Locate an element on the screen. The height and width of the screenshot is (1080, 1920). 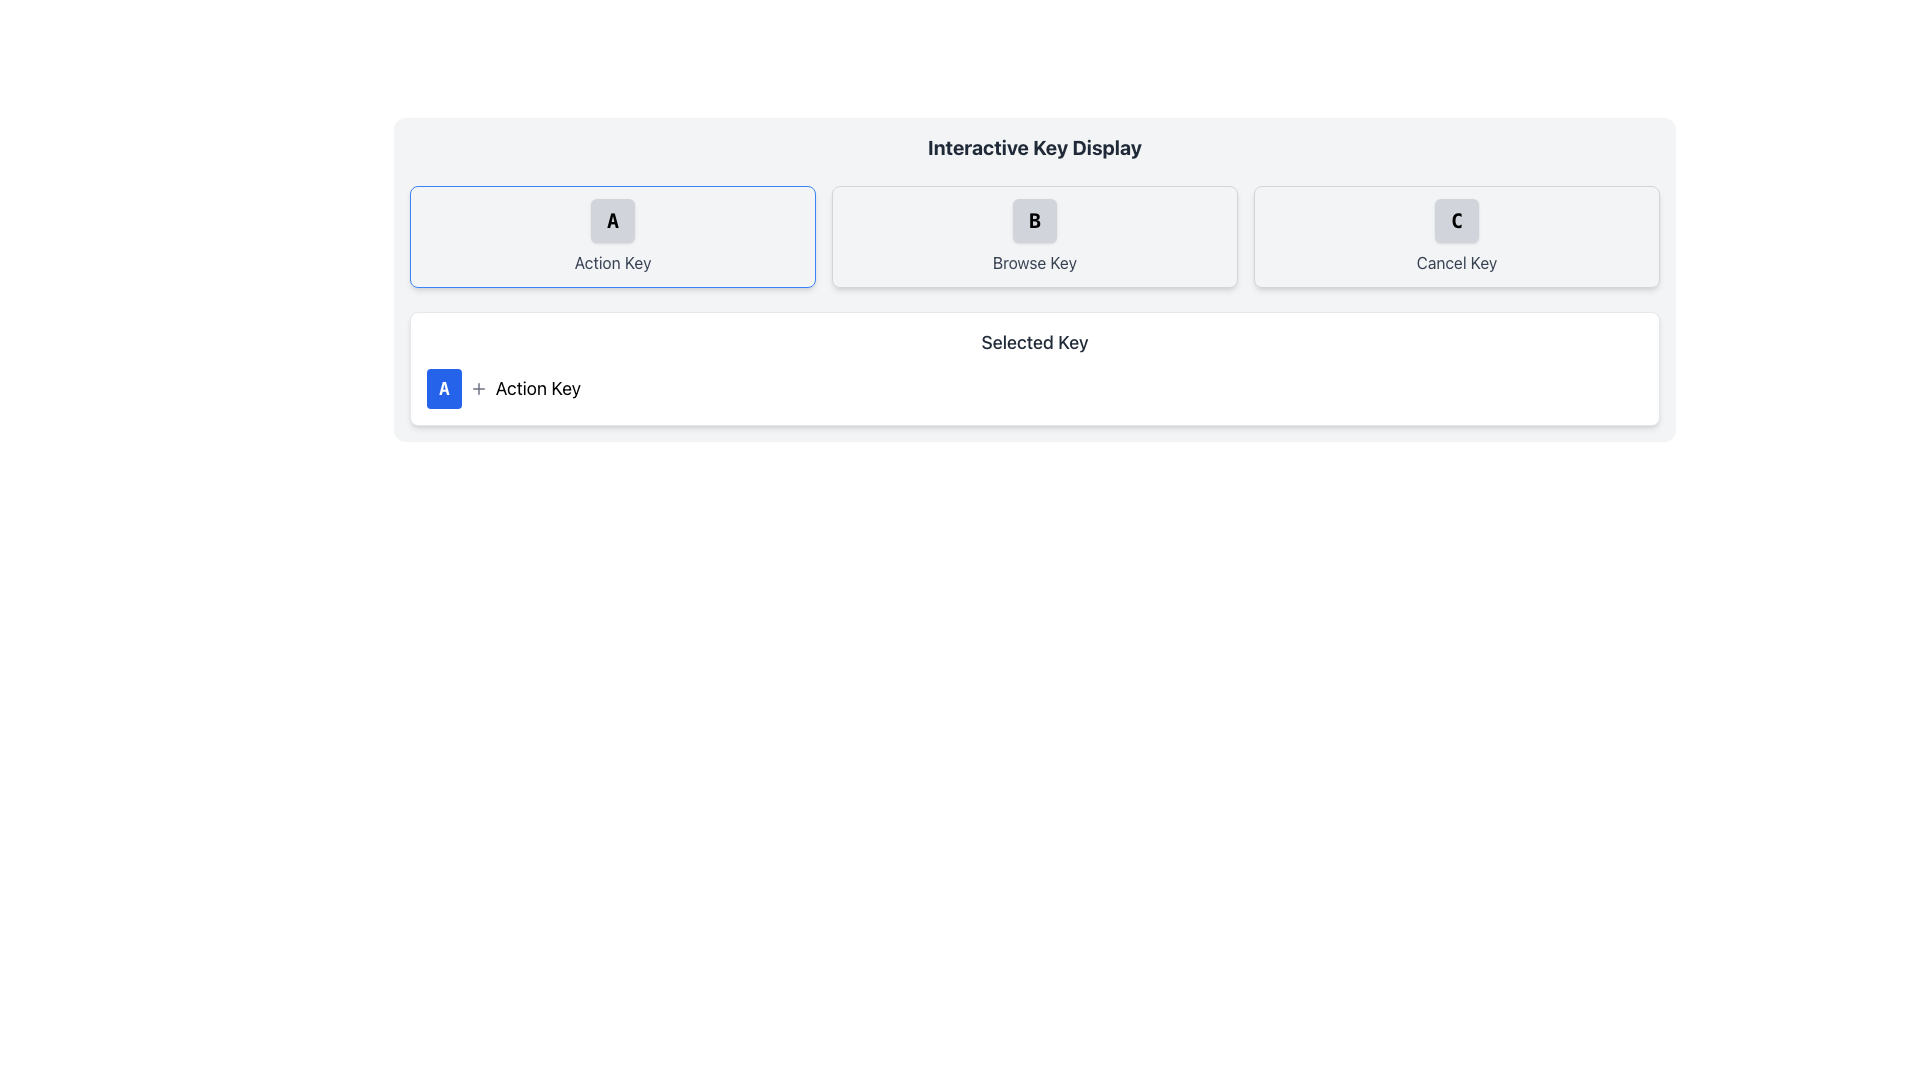
the button labeled 'B' in the second position of the 'Interactive Key Display' is located at coordinates (1035, 220).